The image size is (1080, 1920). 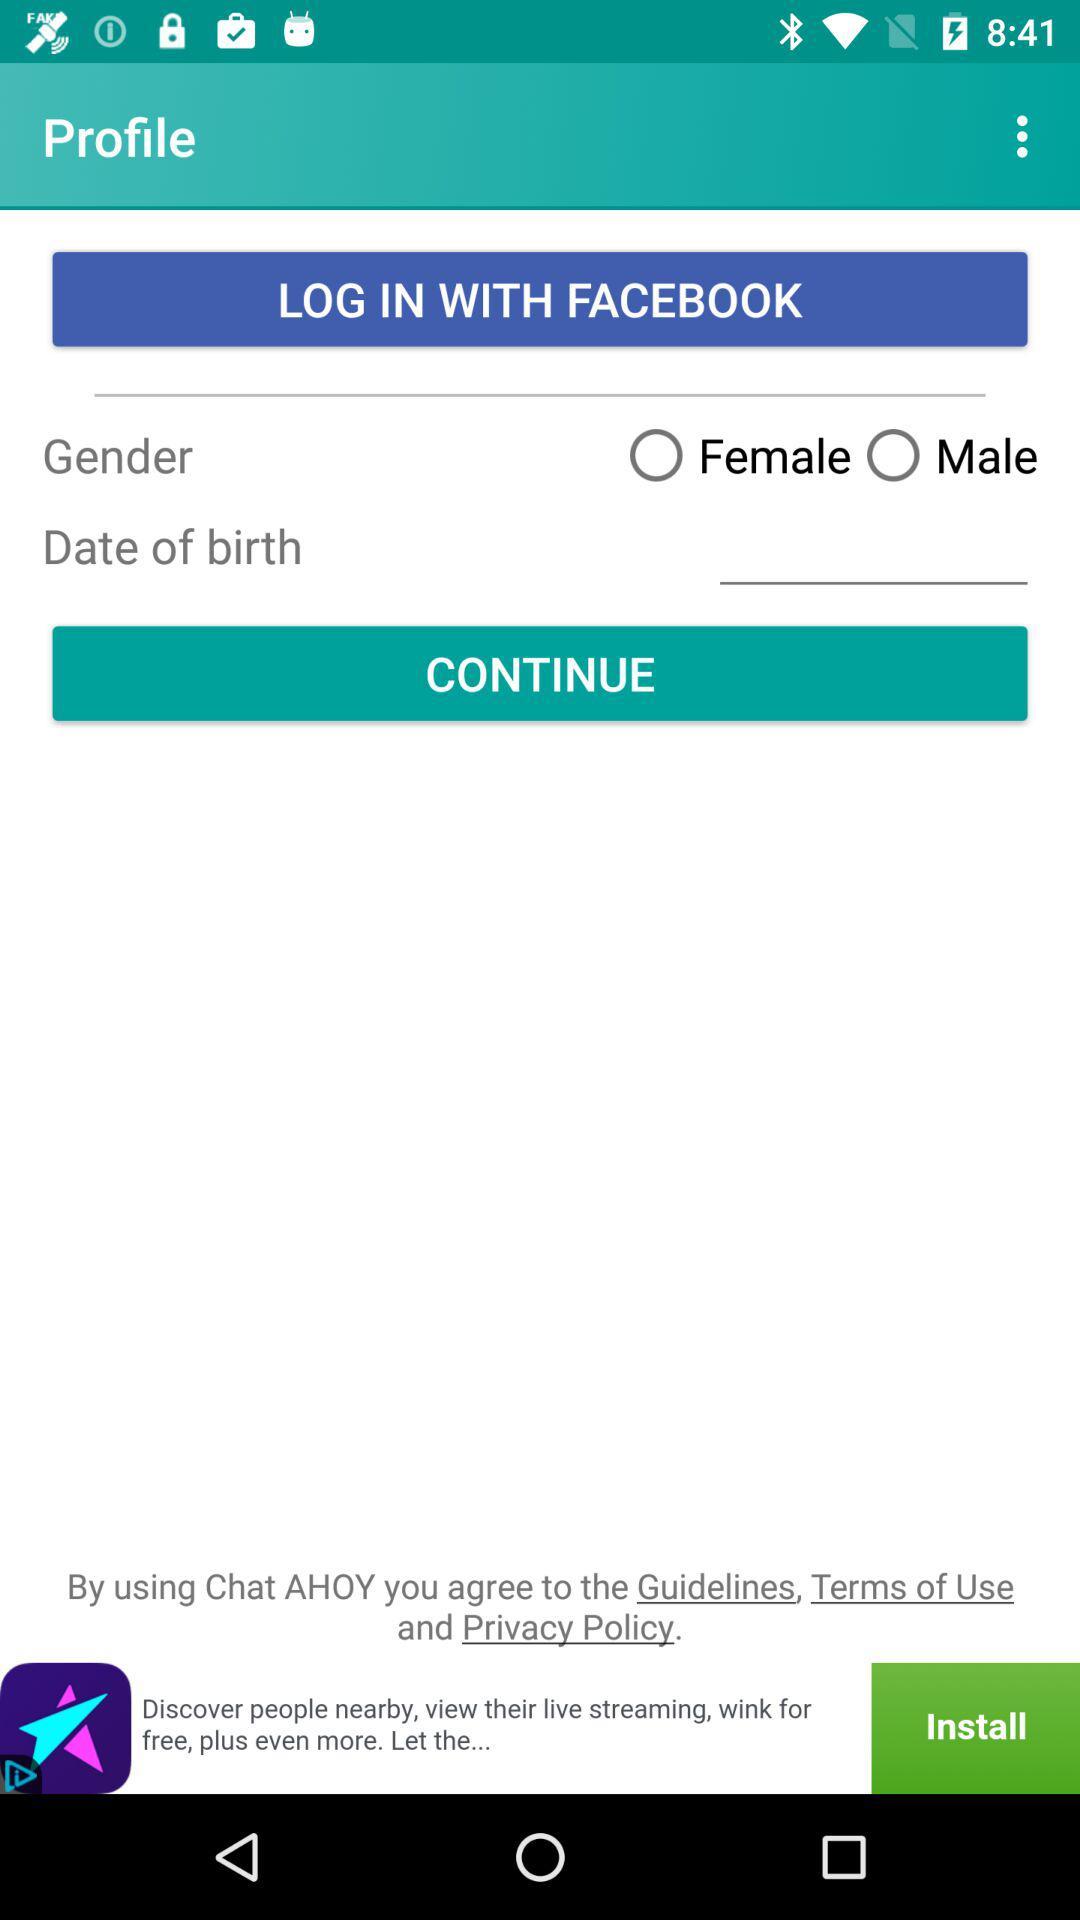 What do you see at coordinates (872, 546) in the screenshot?
I see `item to the right of gender` at bounding box center [872, 546].